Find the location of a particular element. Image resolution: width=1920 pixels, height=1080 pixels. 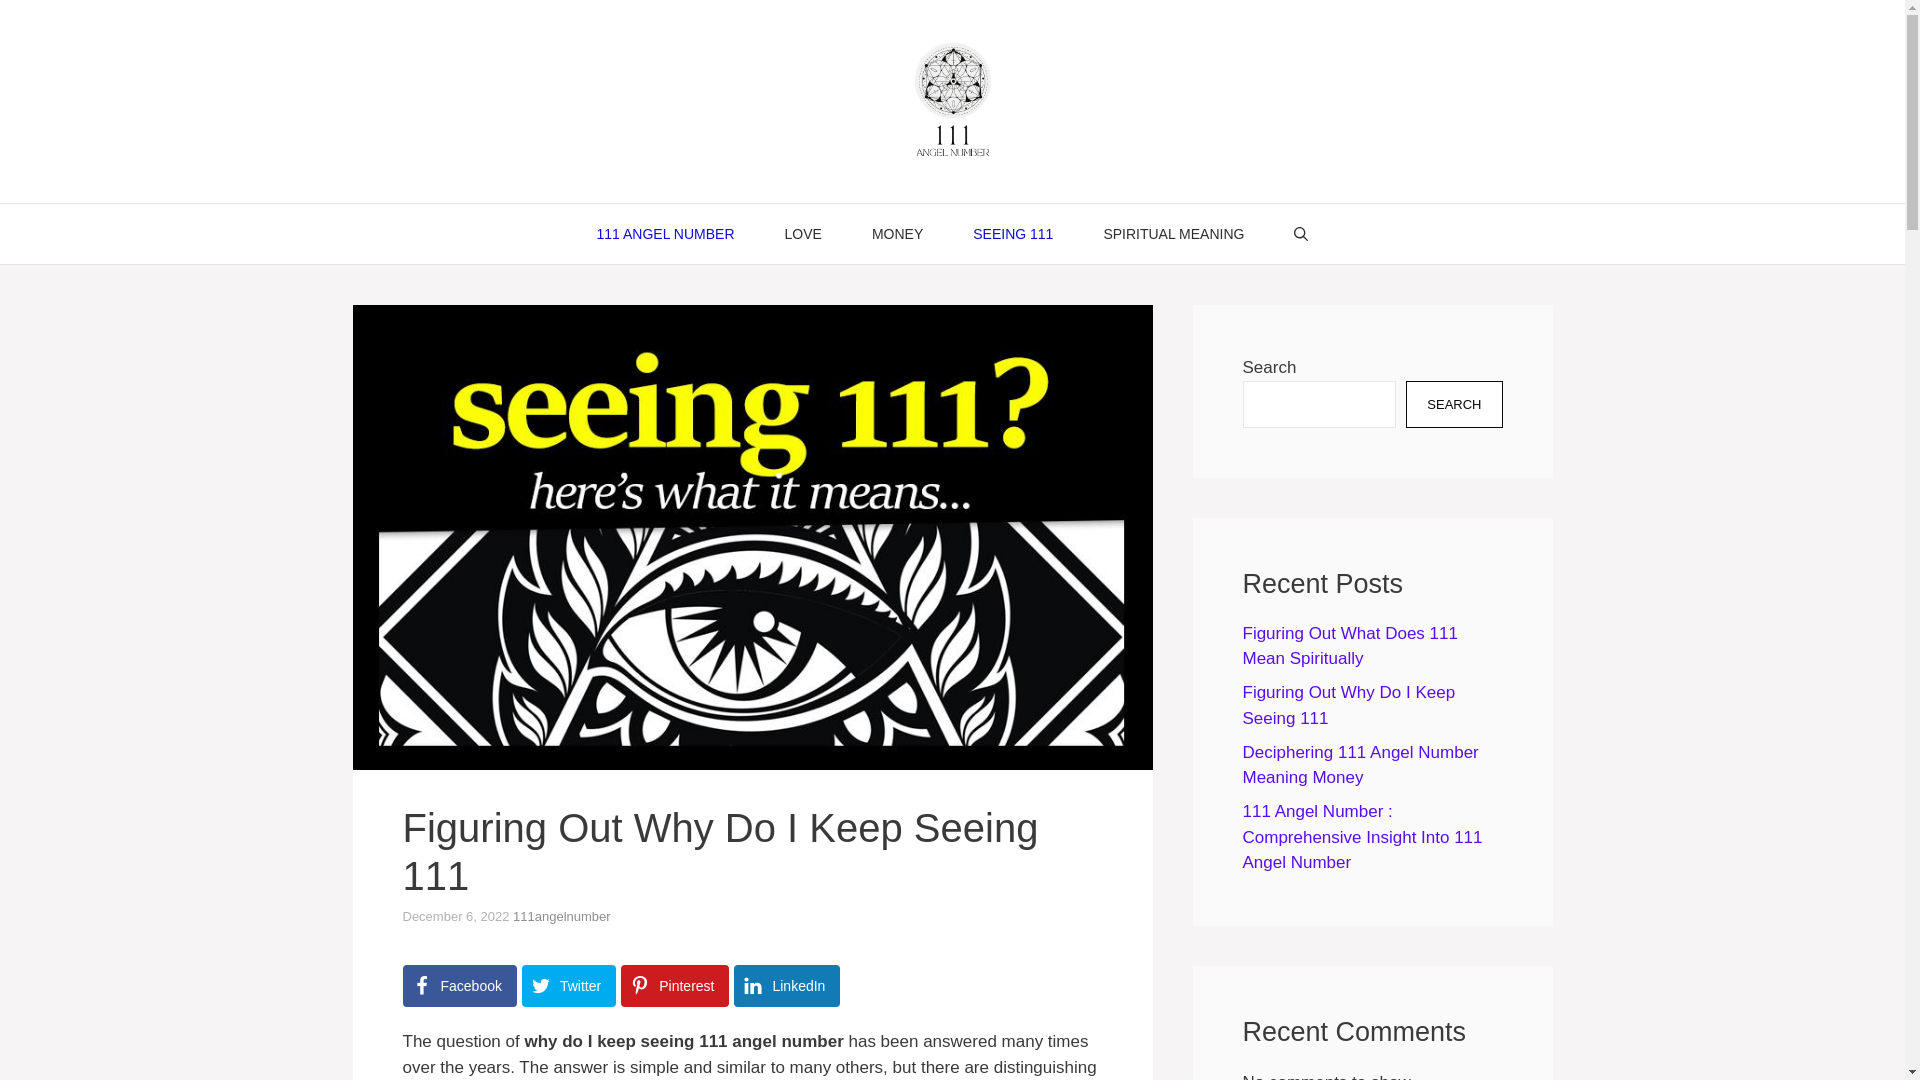

'Deciphering 111 Angel Number Meaning Money' is located at coordinates (1359, 765).